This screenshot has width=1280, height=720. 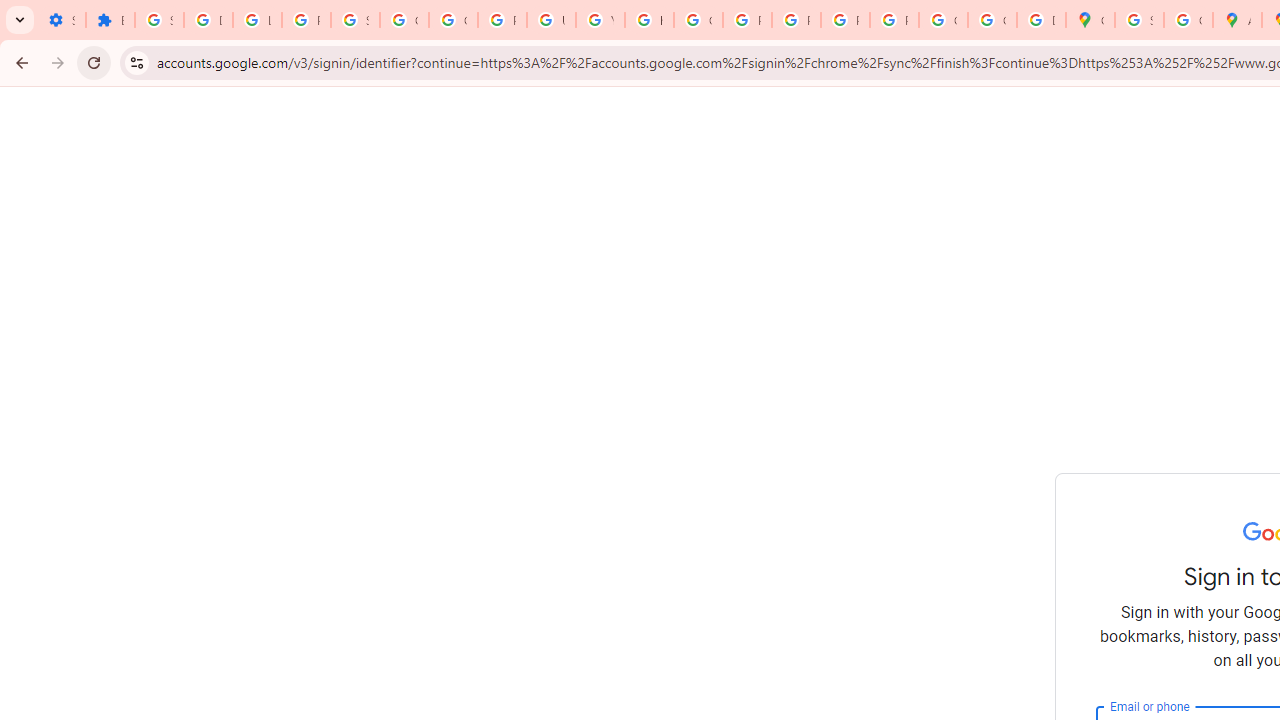 What do you see at coordinates (61, 20) in the screenshot?
I see `'Settings - On startup'` at bounding box center [61, 20].